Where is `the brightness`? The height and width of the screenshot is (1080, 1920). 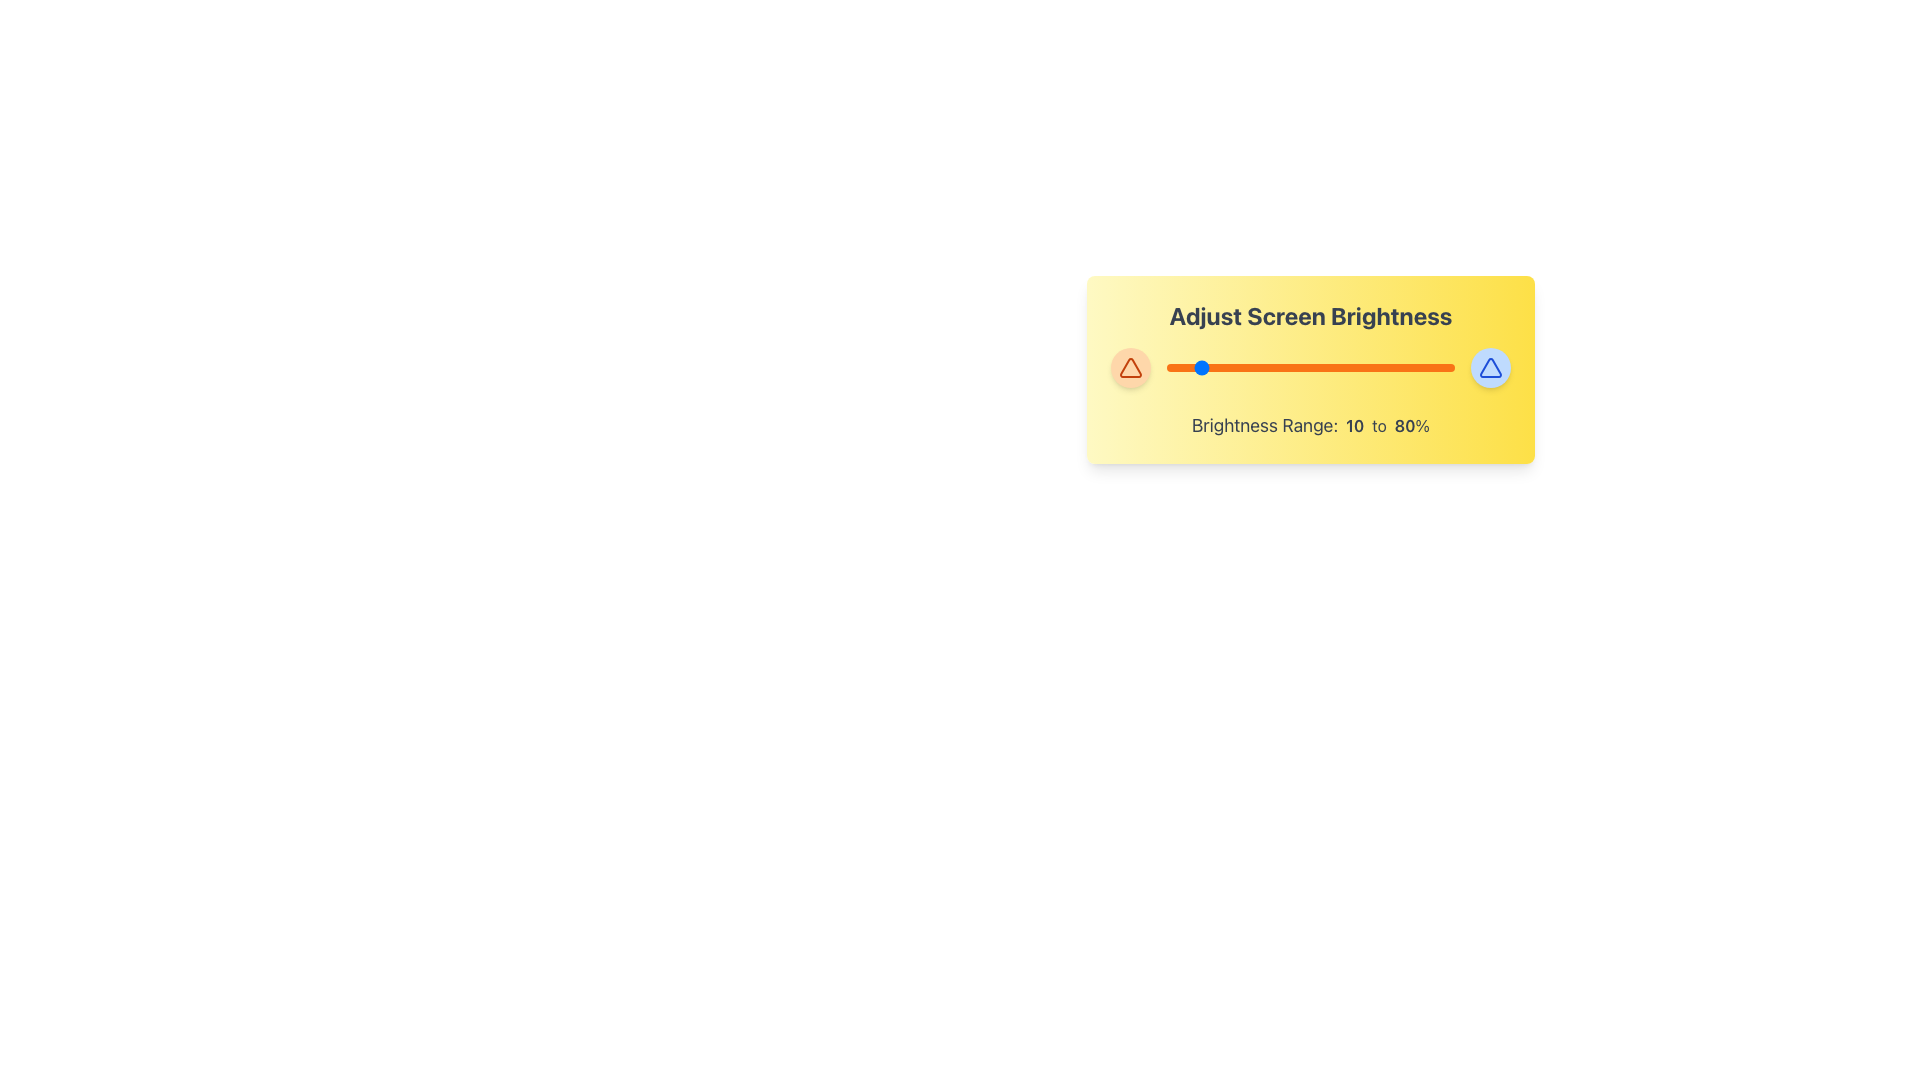 the brightness is located at coordinates (1252, 367).